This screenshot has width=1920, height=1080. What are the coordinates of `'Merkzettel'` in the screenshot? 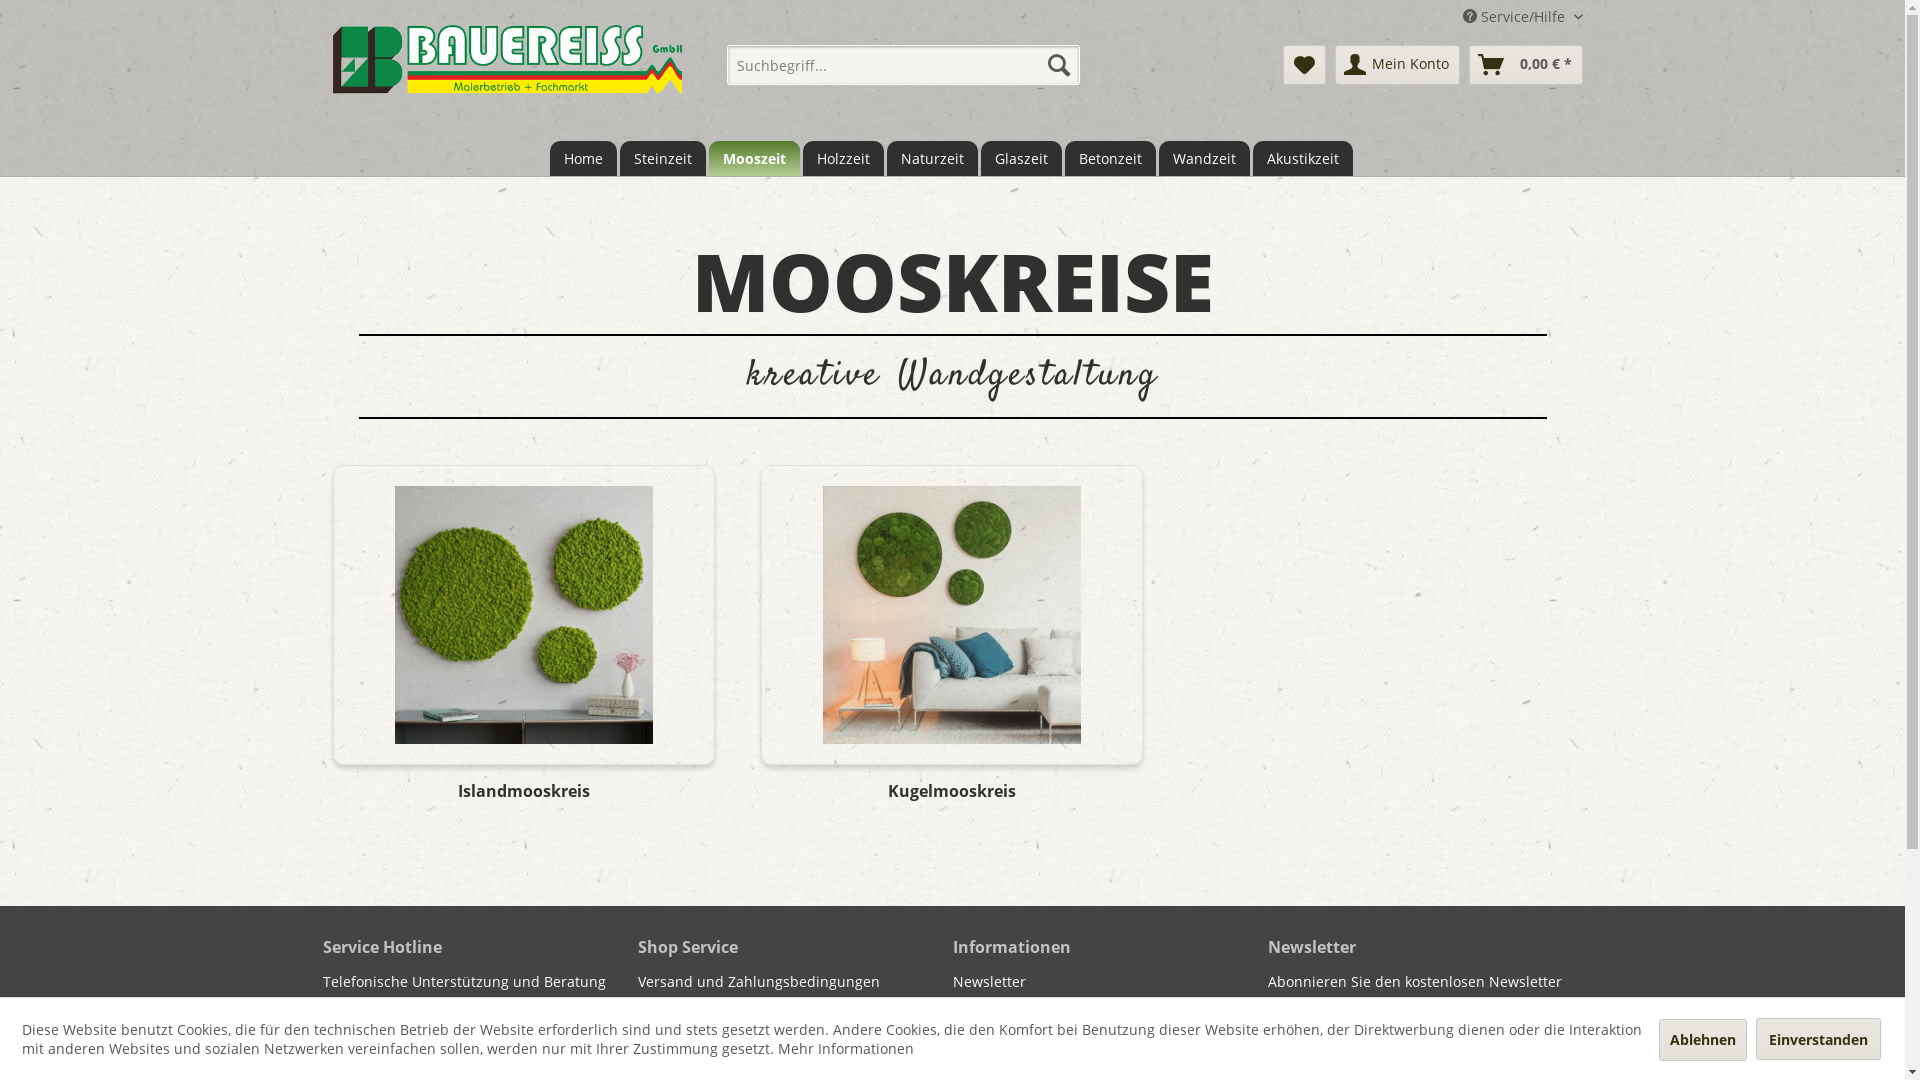 It's located at (1303, 64).